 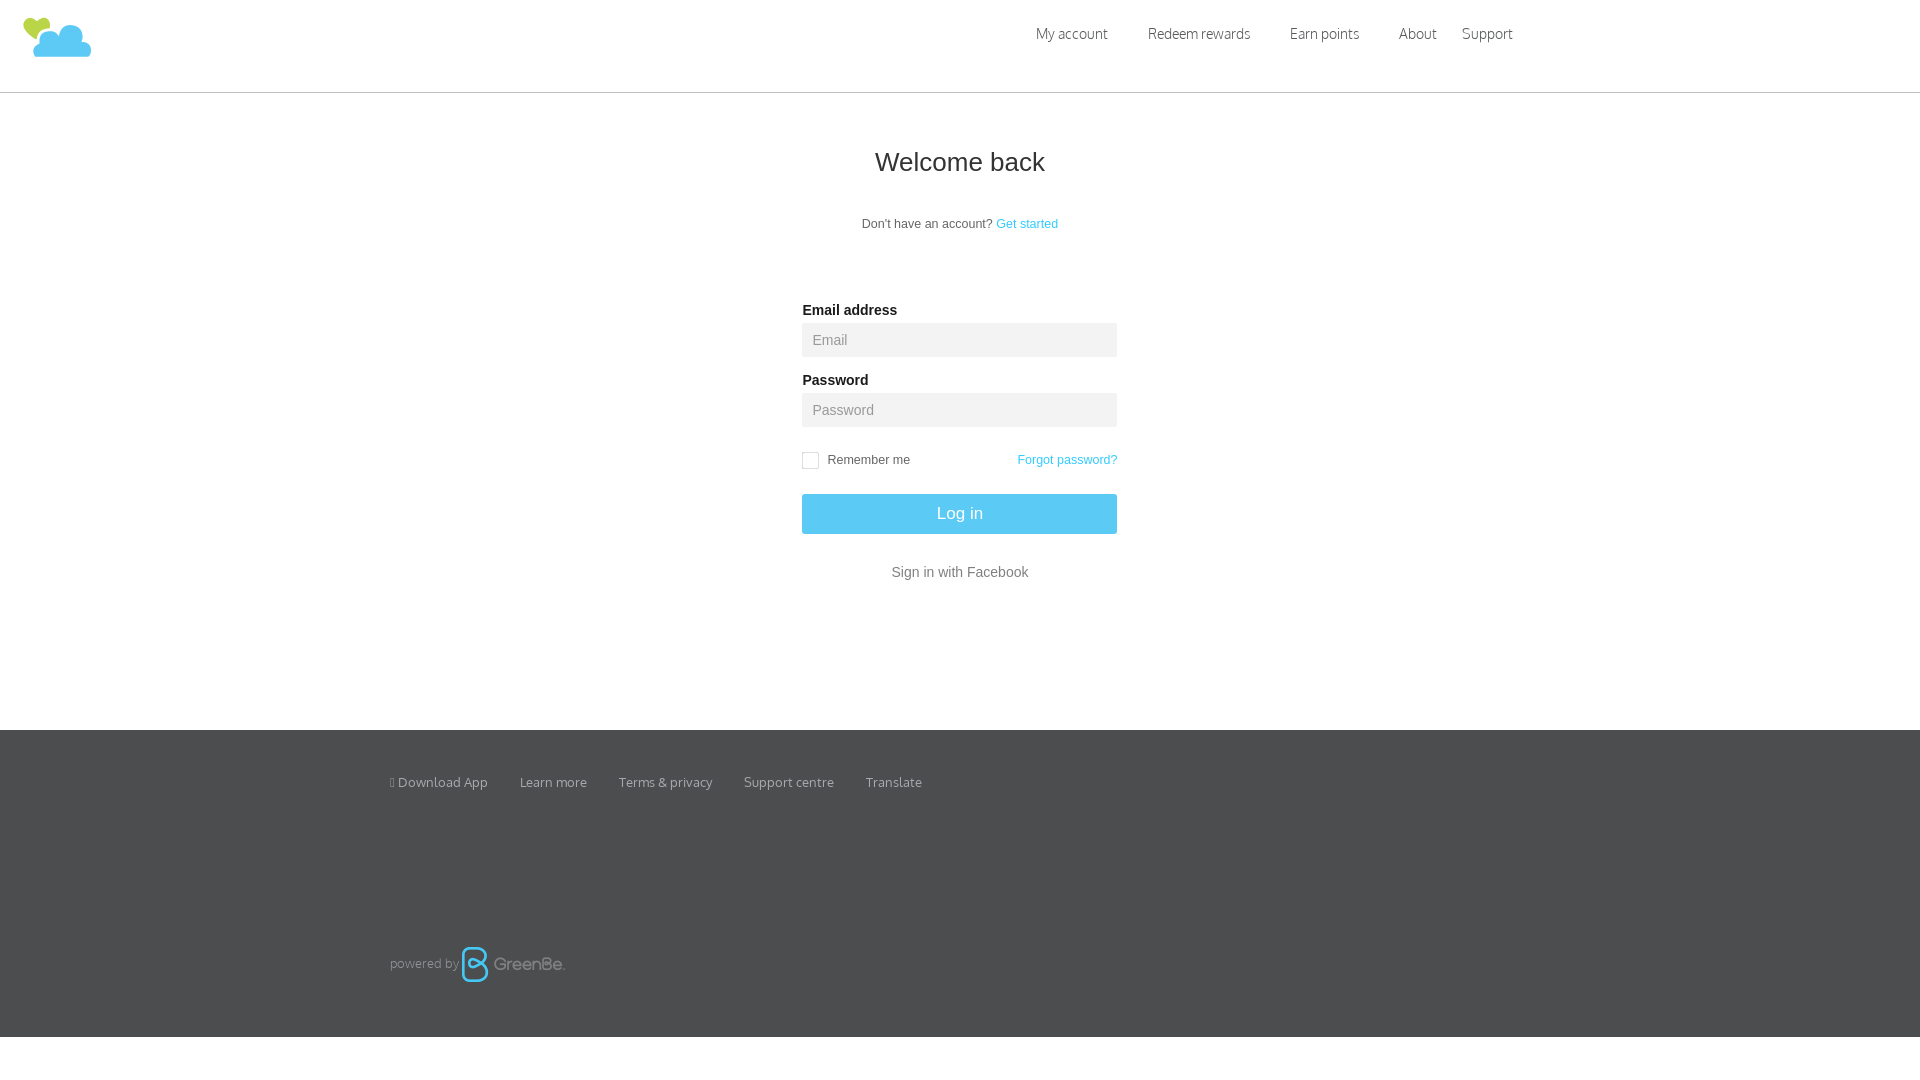 What do you see at coordinates (1070, 33) in the screenshot?
I see `'My account'` at bounding box center [1070, 33].